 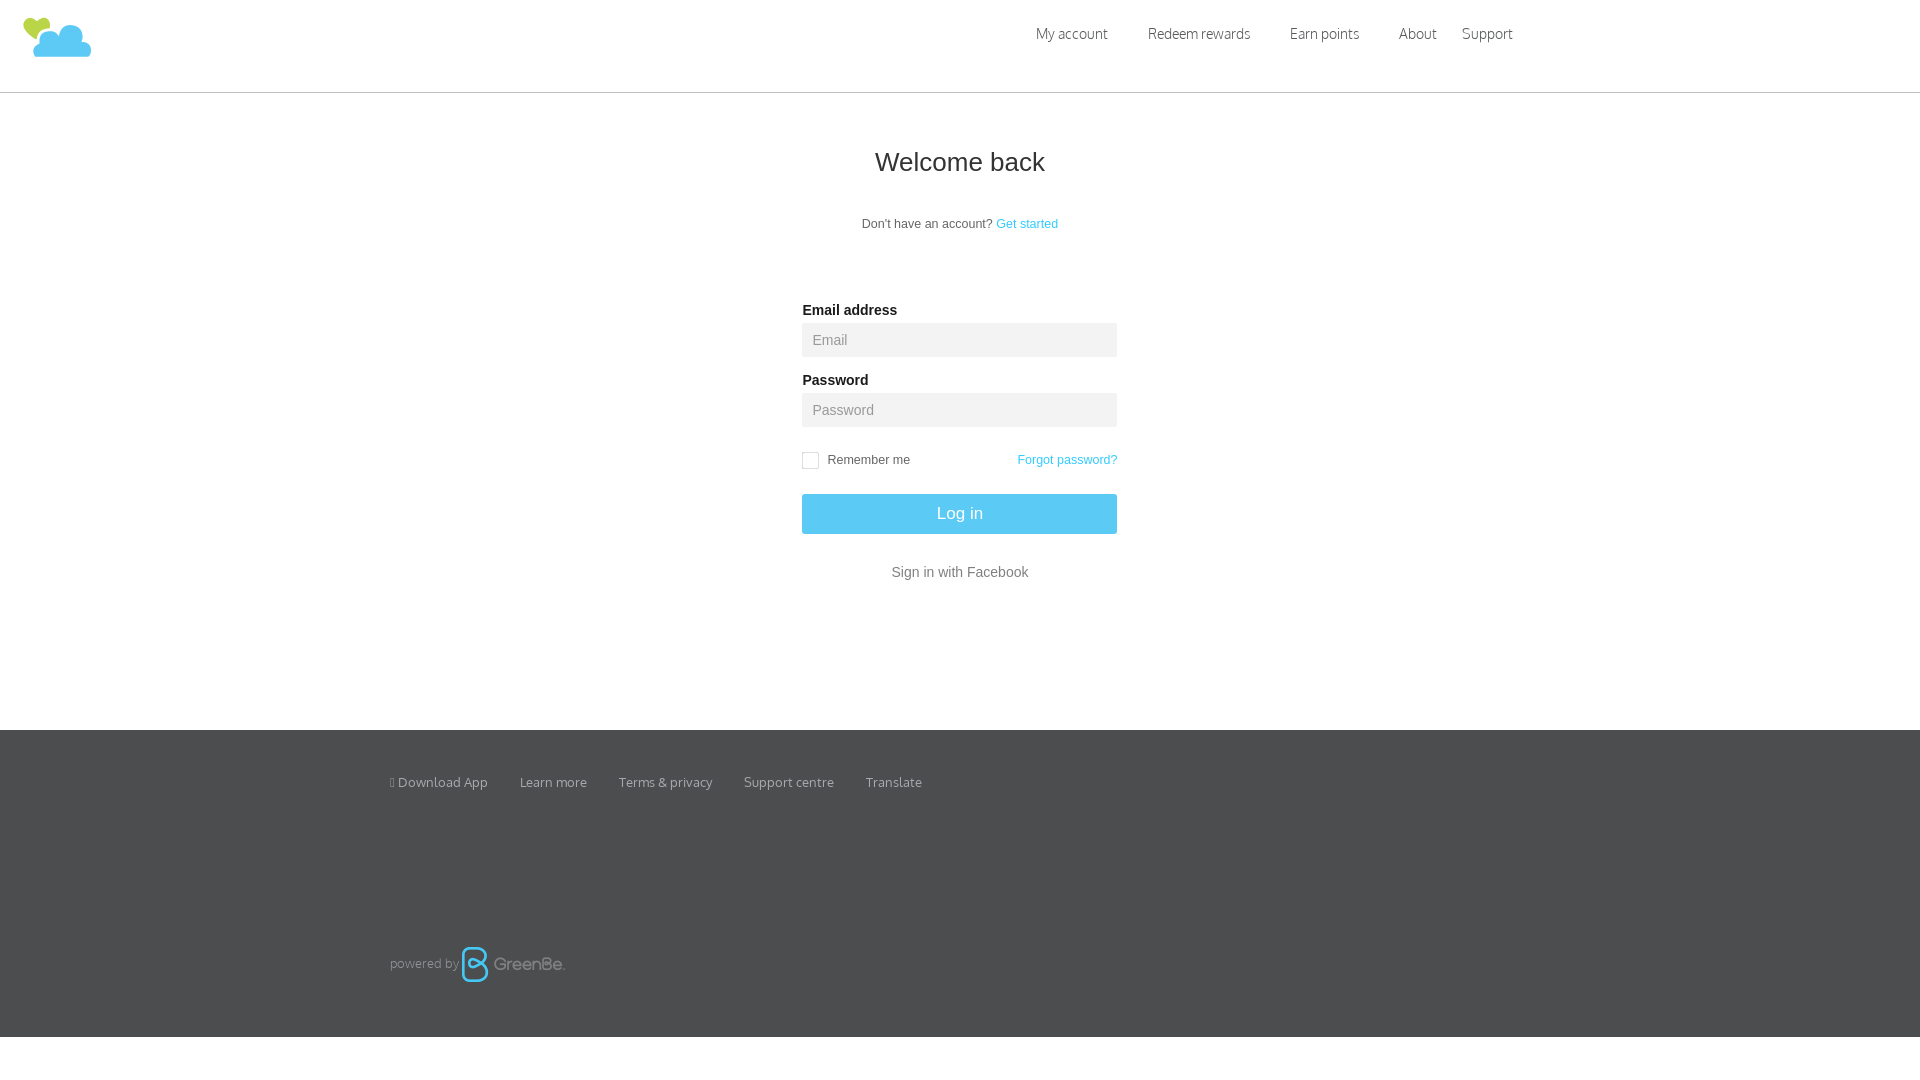 What do you see at coordinates (1070, 33) in the screenshot?
I see `'My account'` at bounding box center [1070, 33].